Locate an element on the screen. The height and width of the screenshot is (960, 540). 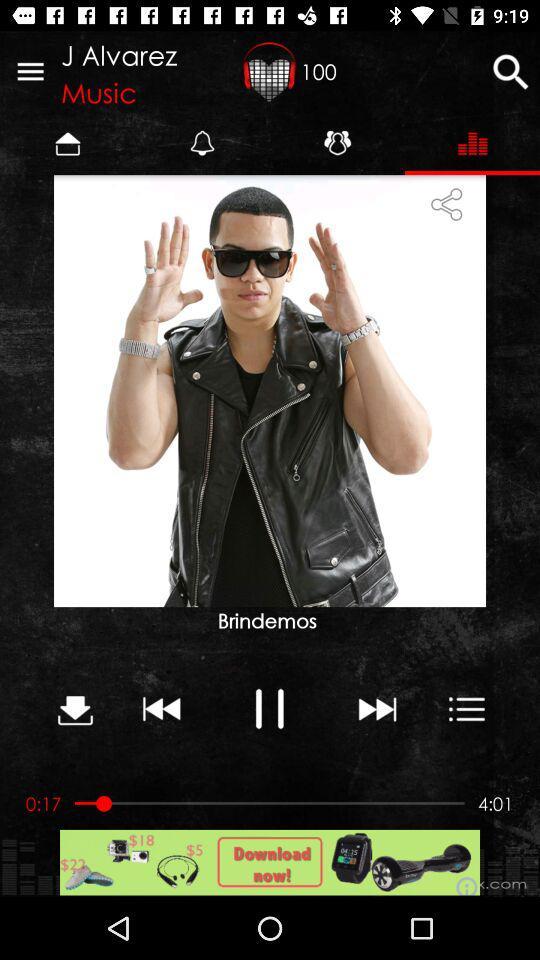
the skip_next icon is located at coordinates (376, 708).